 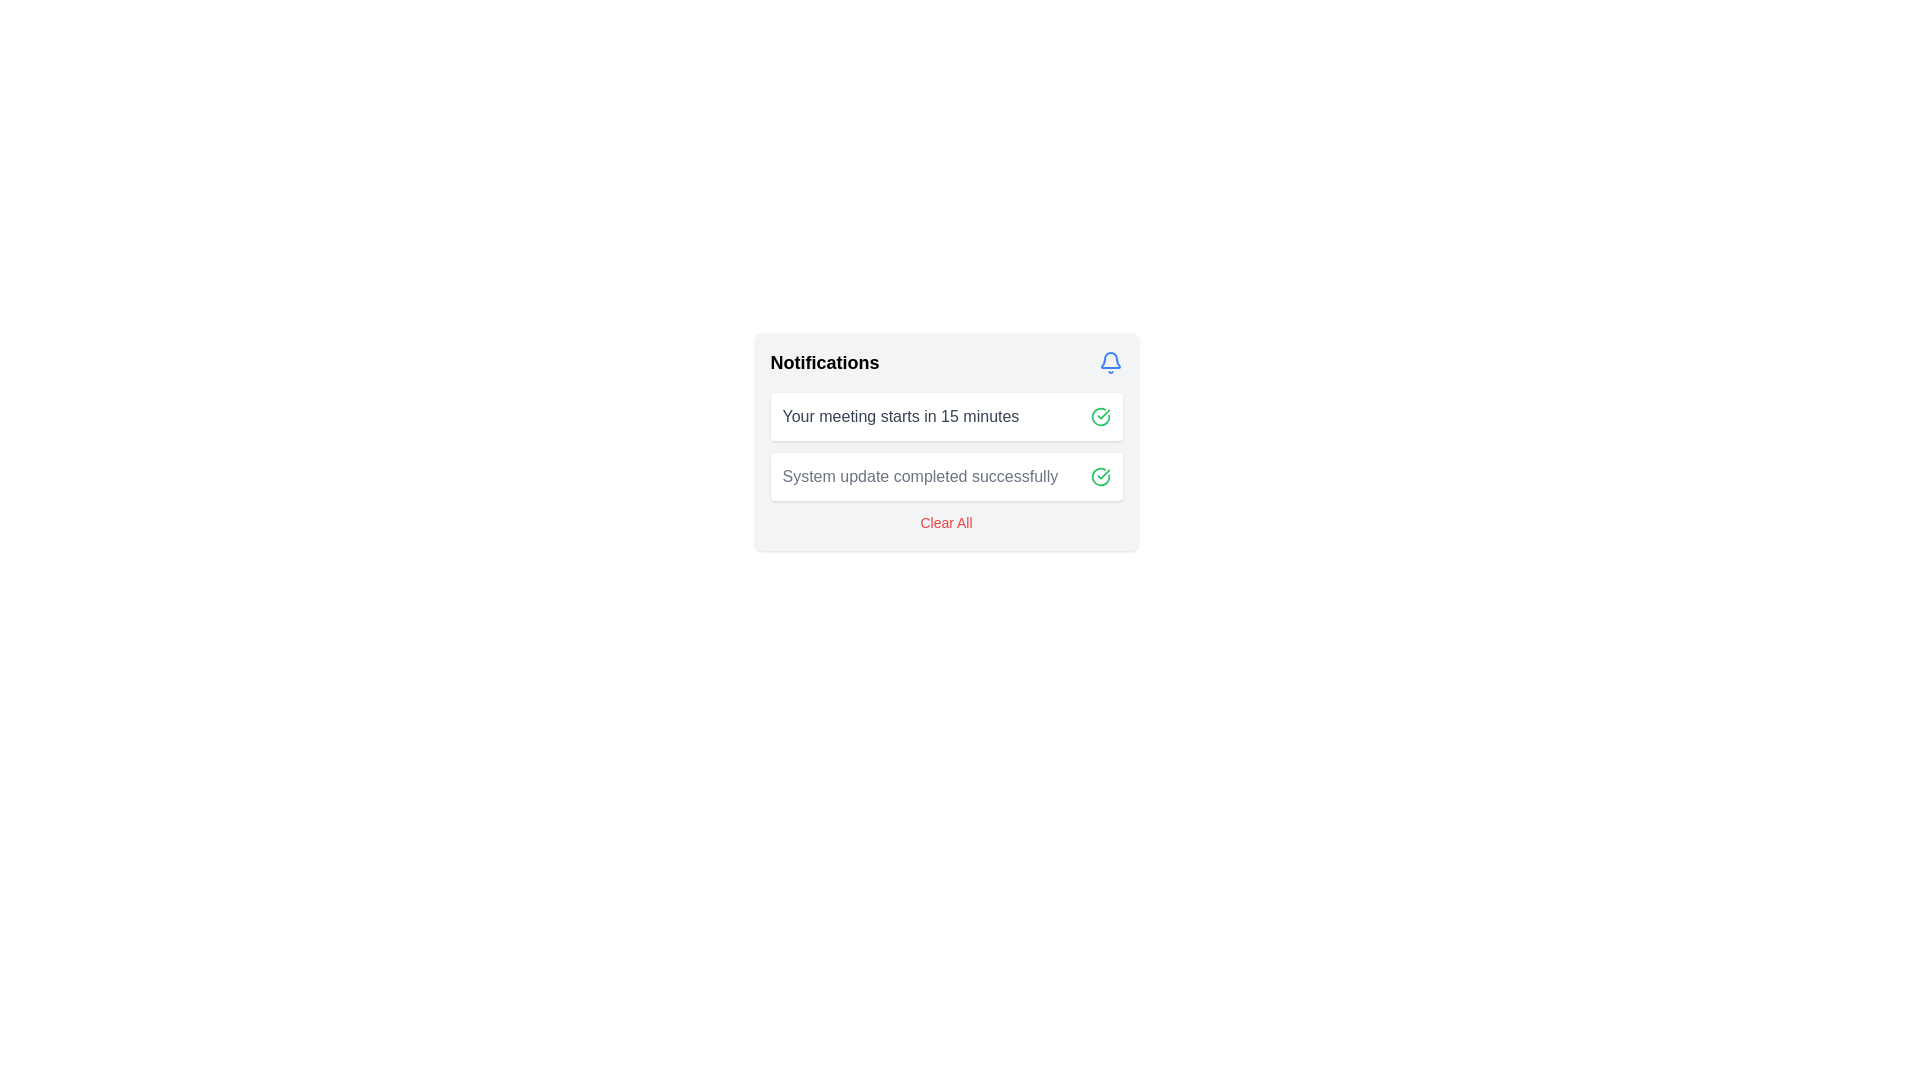 What do you see at coordinates (1099, 415) in the screenshot?
I see `the green circular icon with a checkmark, located towards the top-right corner of the notification panel that indicates a successful action` at bounding box center [1099, 415].